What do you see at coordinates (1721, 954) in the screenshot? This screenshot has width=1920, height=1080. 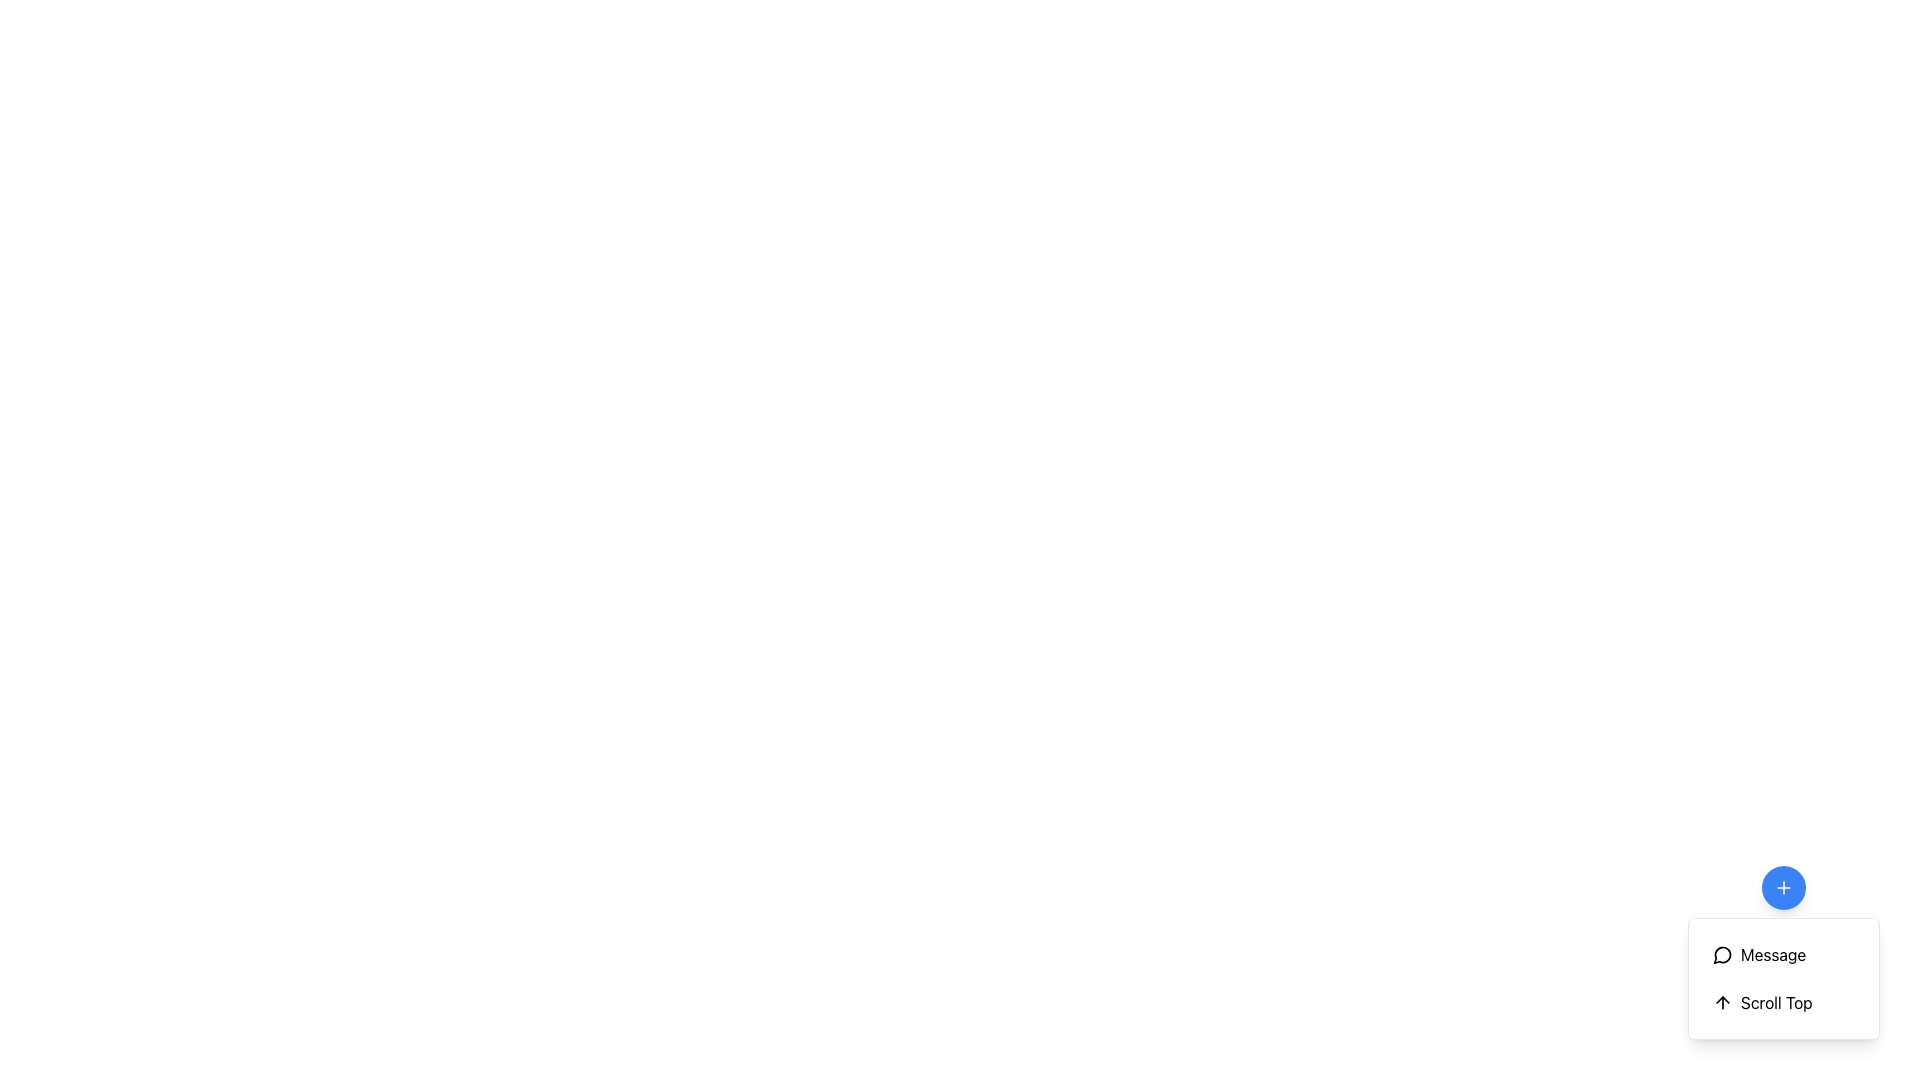 I see `the tail of the speech bubble icon which is located in the bottom-left portion of the icon` at bounding box center [1721, 954].